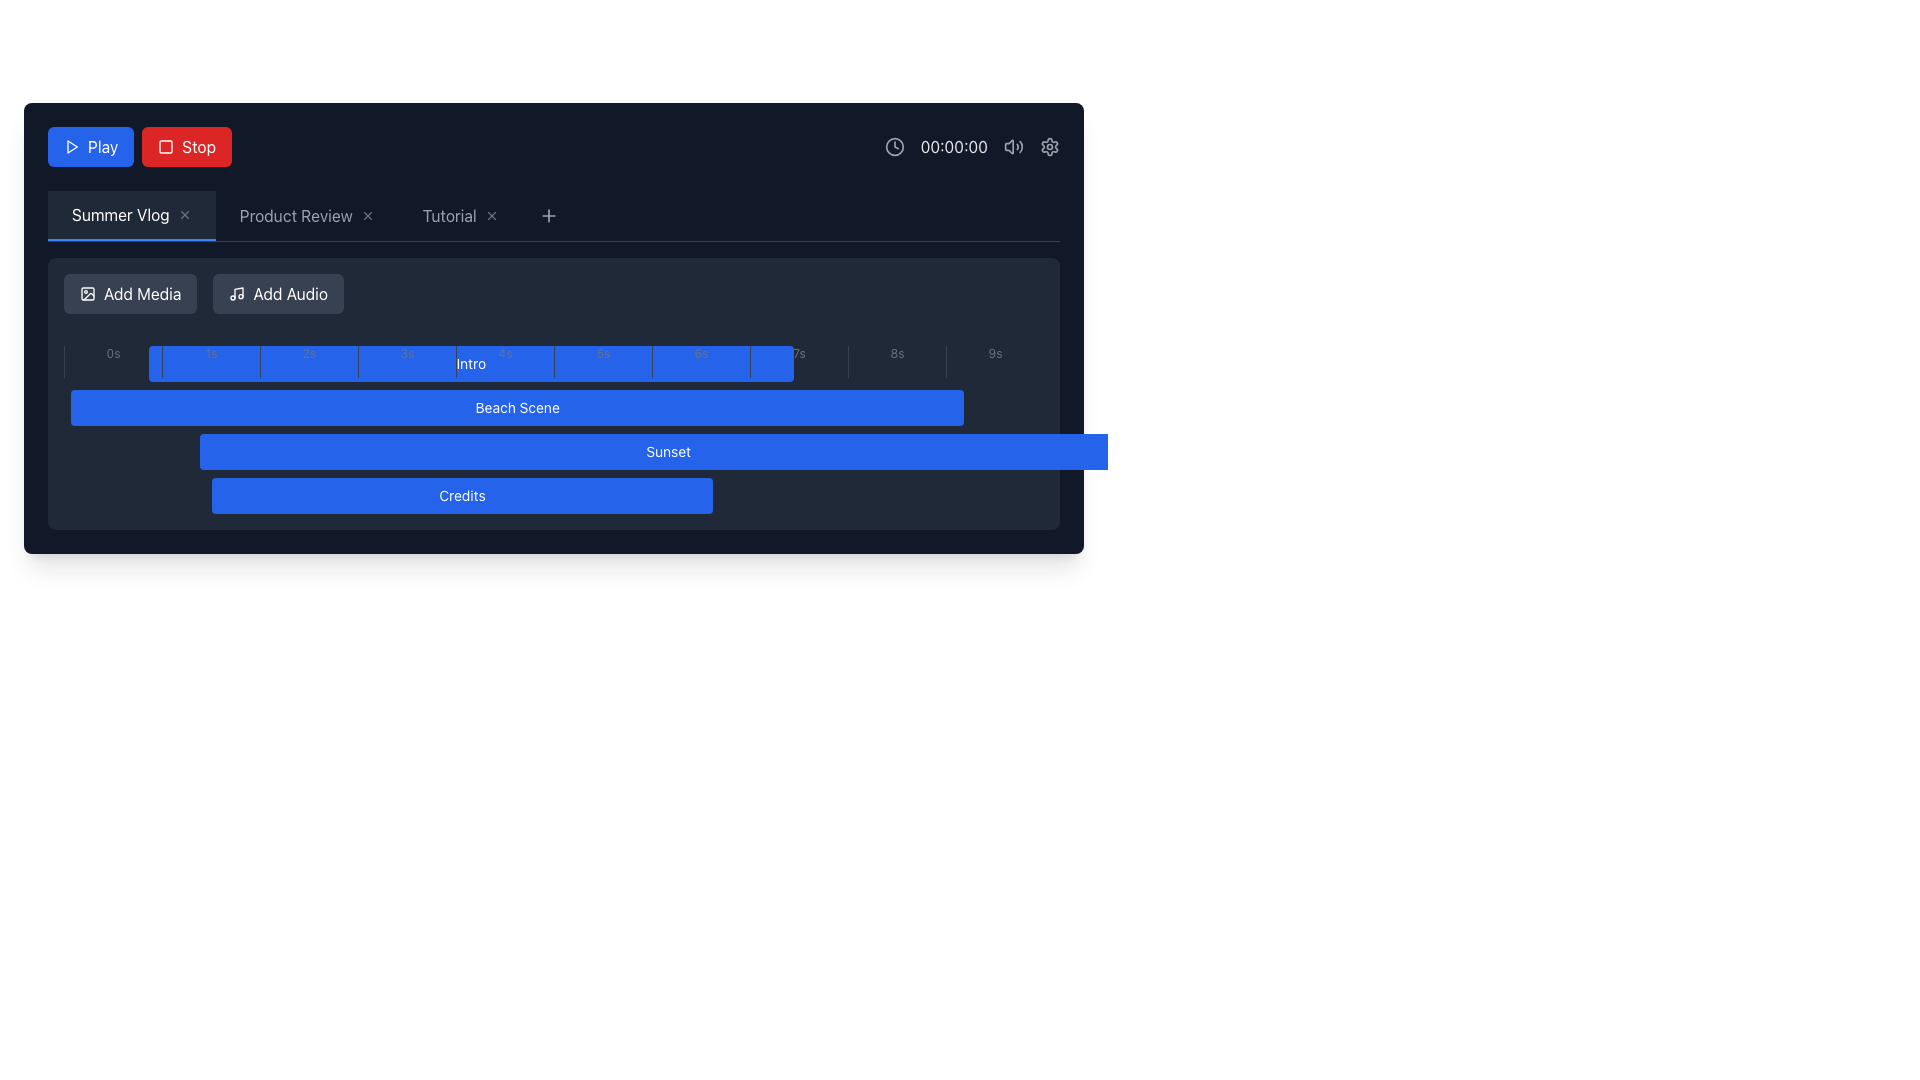 This screenshot has height=1080, width=1920. What do you see at coordinates (517, 407) in the screenshot?
I see `the 'Beach Scene' label, which is the second blue rectangular label in a vertical stack` at bounding box center [517, 407].